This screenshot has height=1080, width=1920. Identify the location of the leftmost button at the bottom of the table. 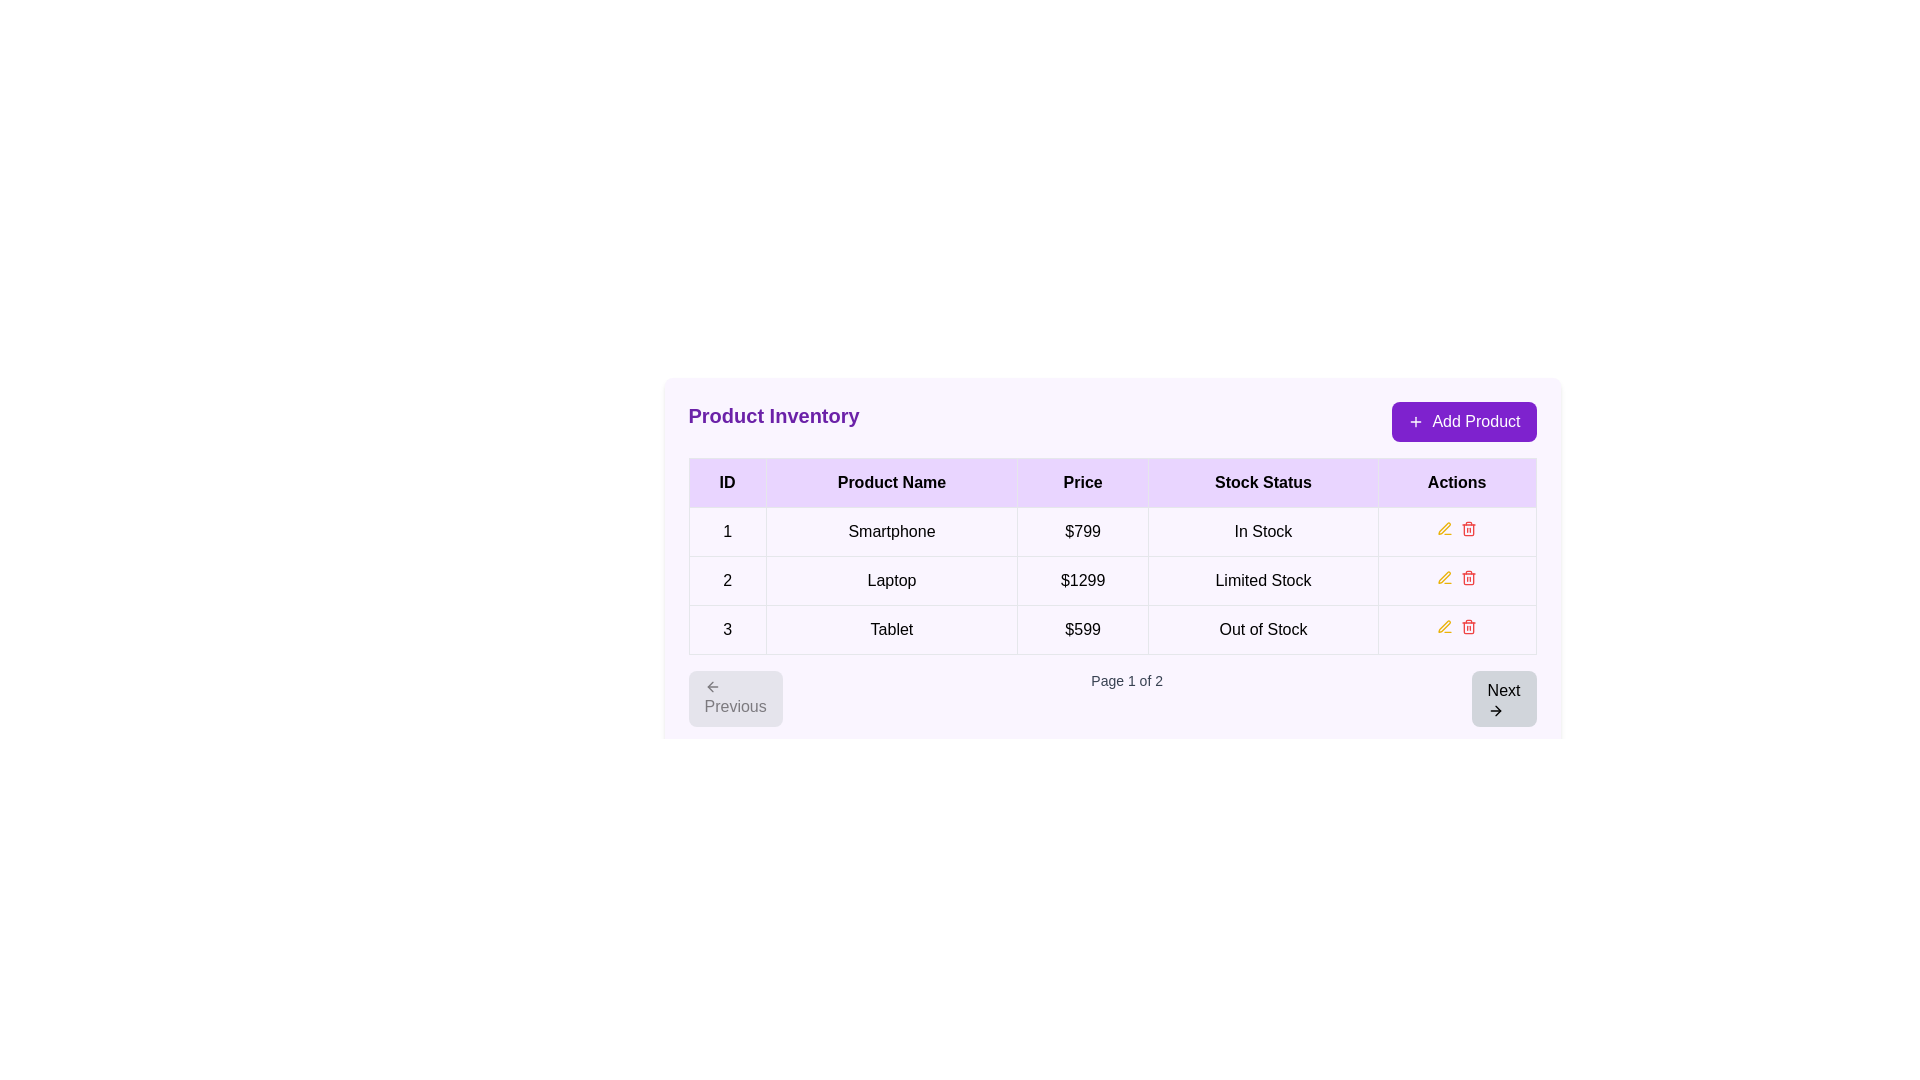
(734, 697).